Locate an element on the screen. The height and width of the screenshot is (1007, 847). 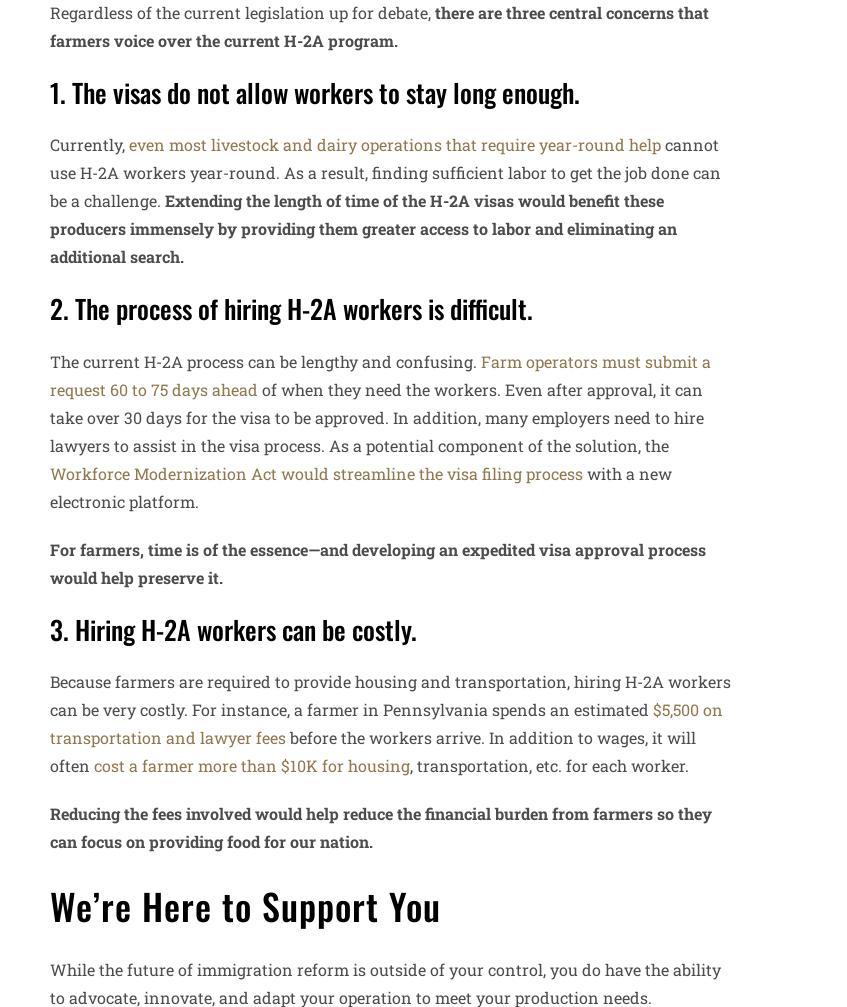
'2. The process of hiring H-2A workers is difficult.' is located at coordinates (290, 308).